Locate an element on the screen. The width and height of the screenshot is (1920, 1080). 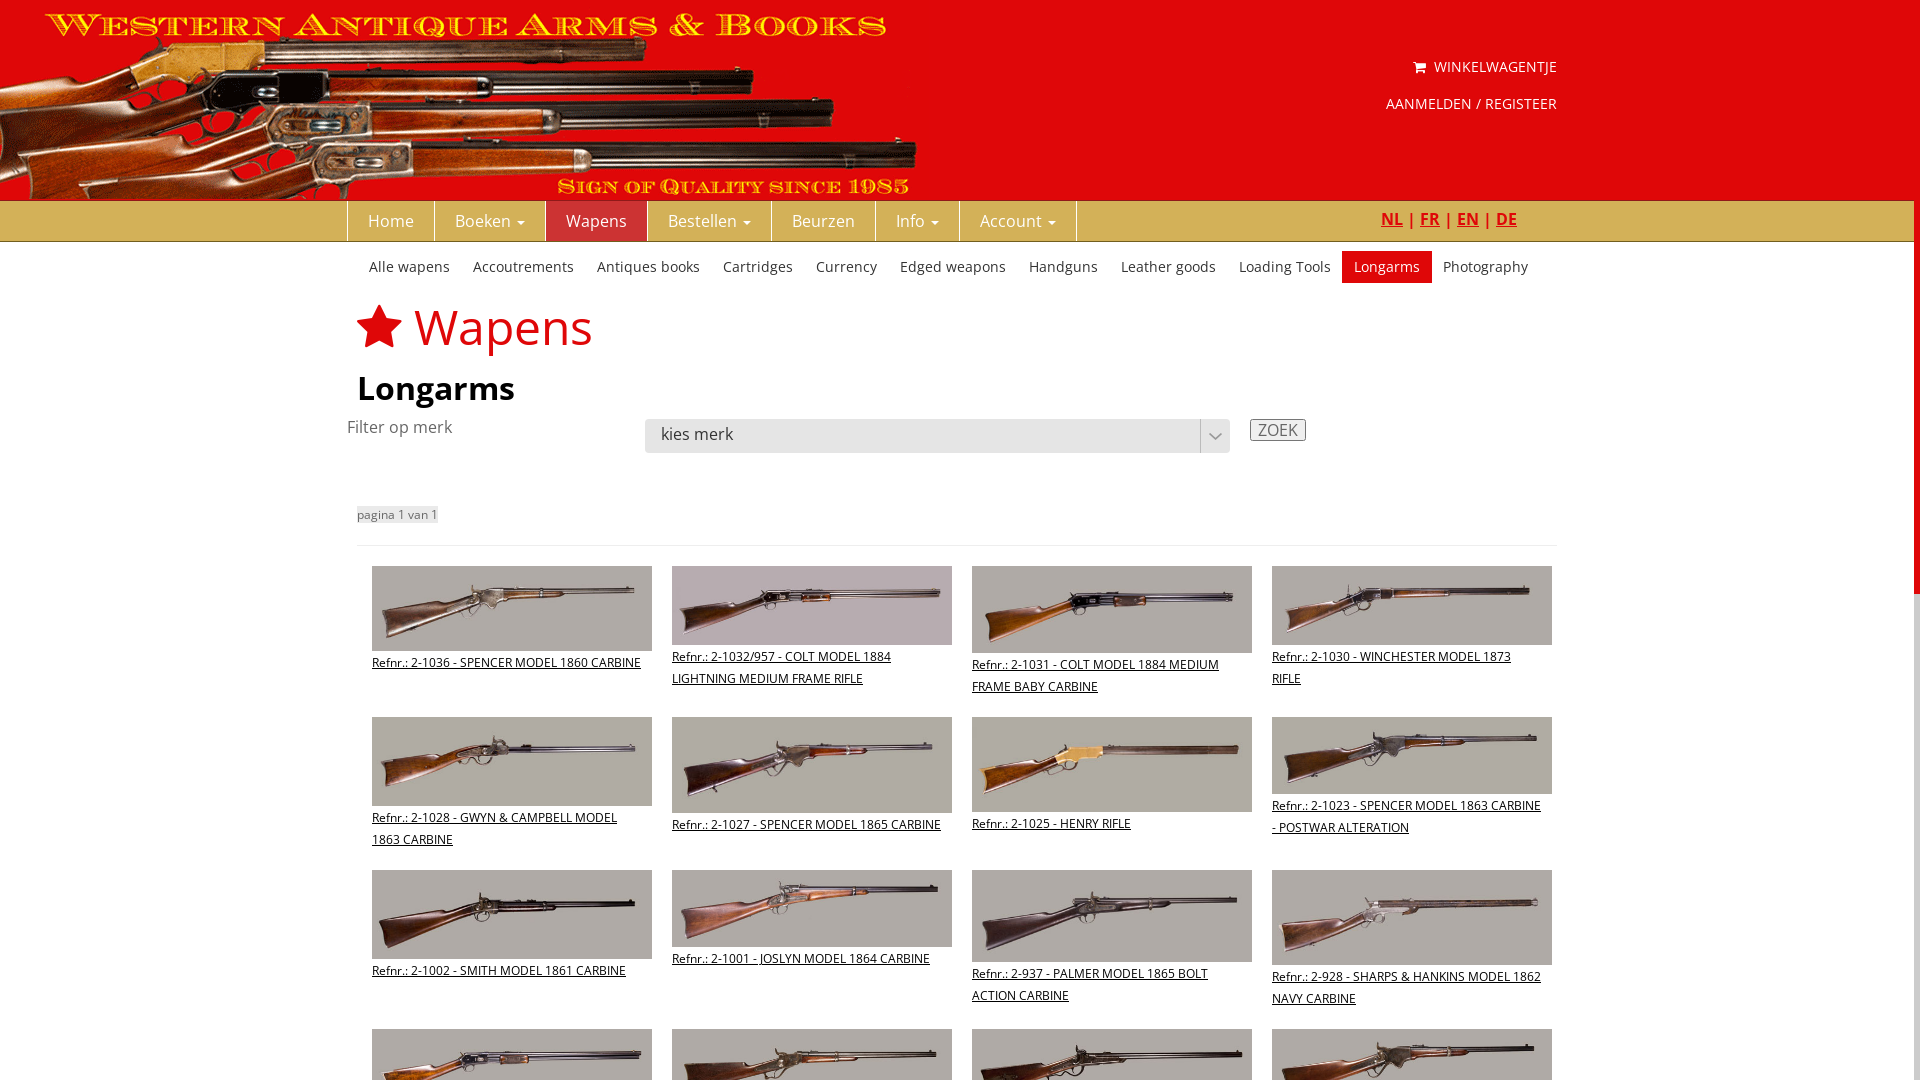
'  WINKELWAGENTJE' is located at coordinates (1411, 65).